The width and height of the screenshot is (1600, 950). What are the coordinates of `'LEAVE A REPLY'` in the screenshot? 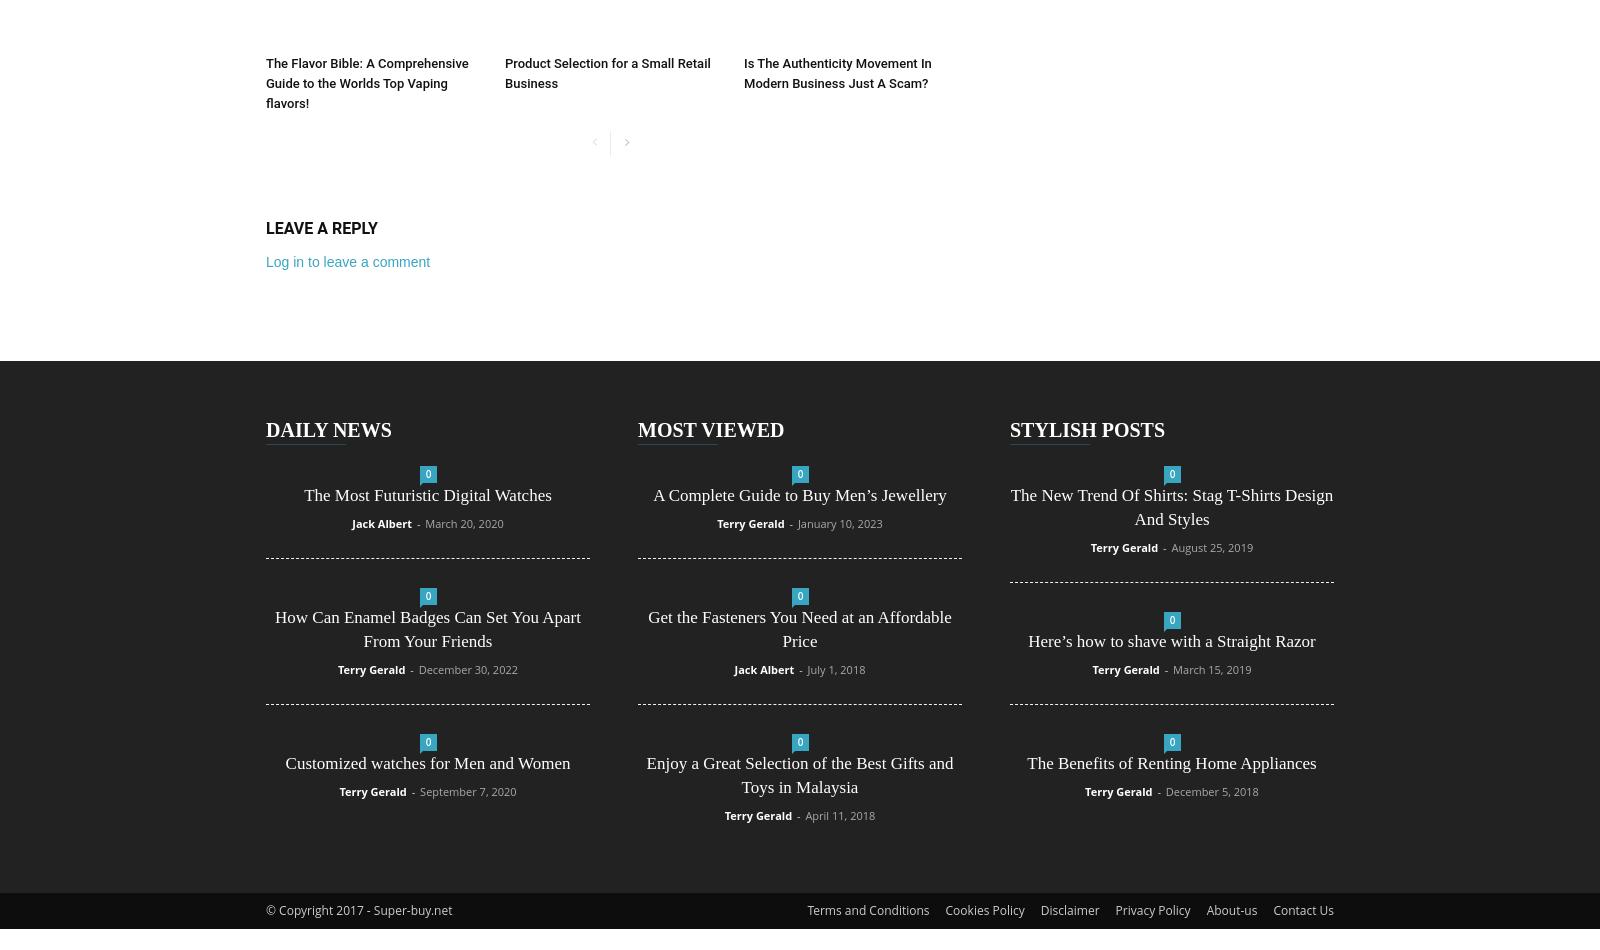 It's located at (321, 227).